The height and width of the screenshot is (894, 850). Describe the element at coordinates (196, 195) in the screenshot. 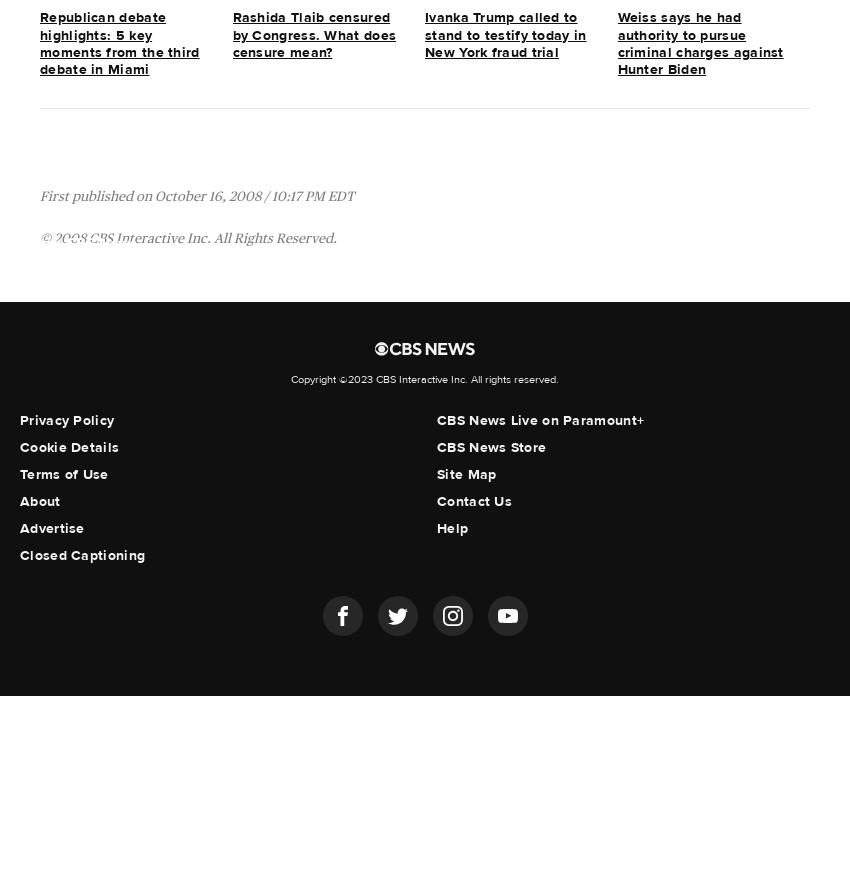

I see `'First published on October 16, 2008 / 10:17 PM EDT'` at that location.